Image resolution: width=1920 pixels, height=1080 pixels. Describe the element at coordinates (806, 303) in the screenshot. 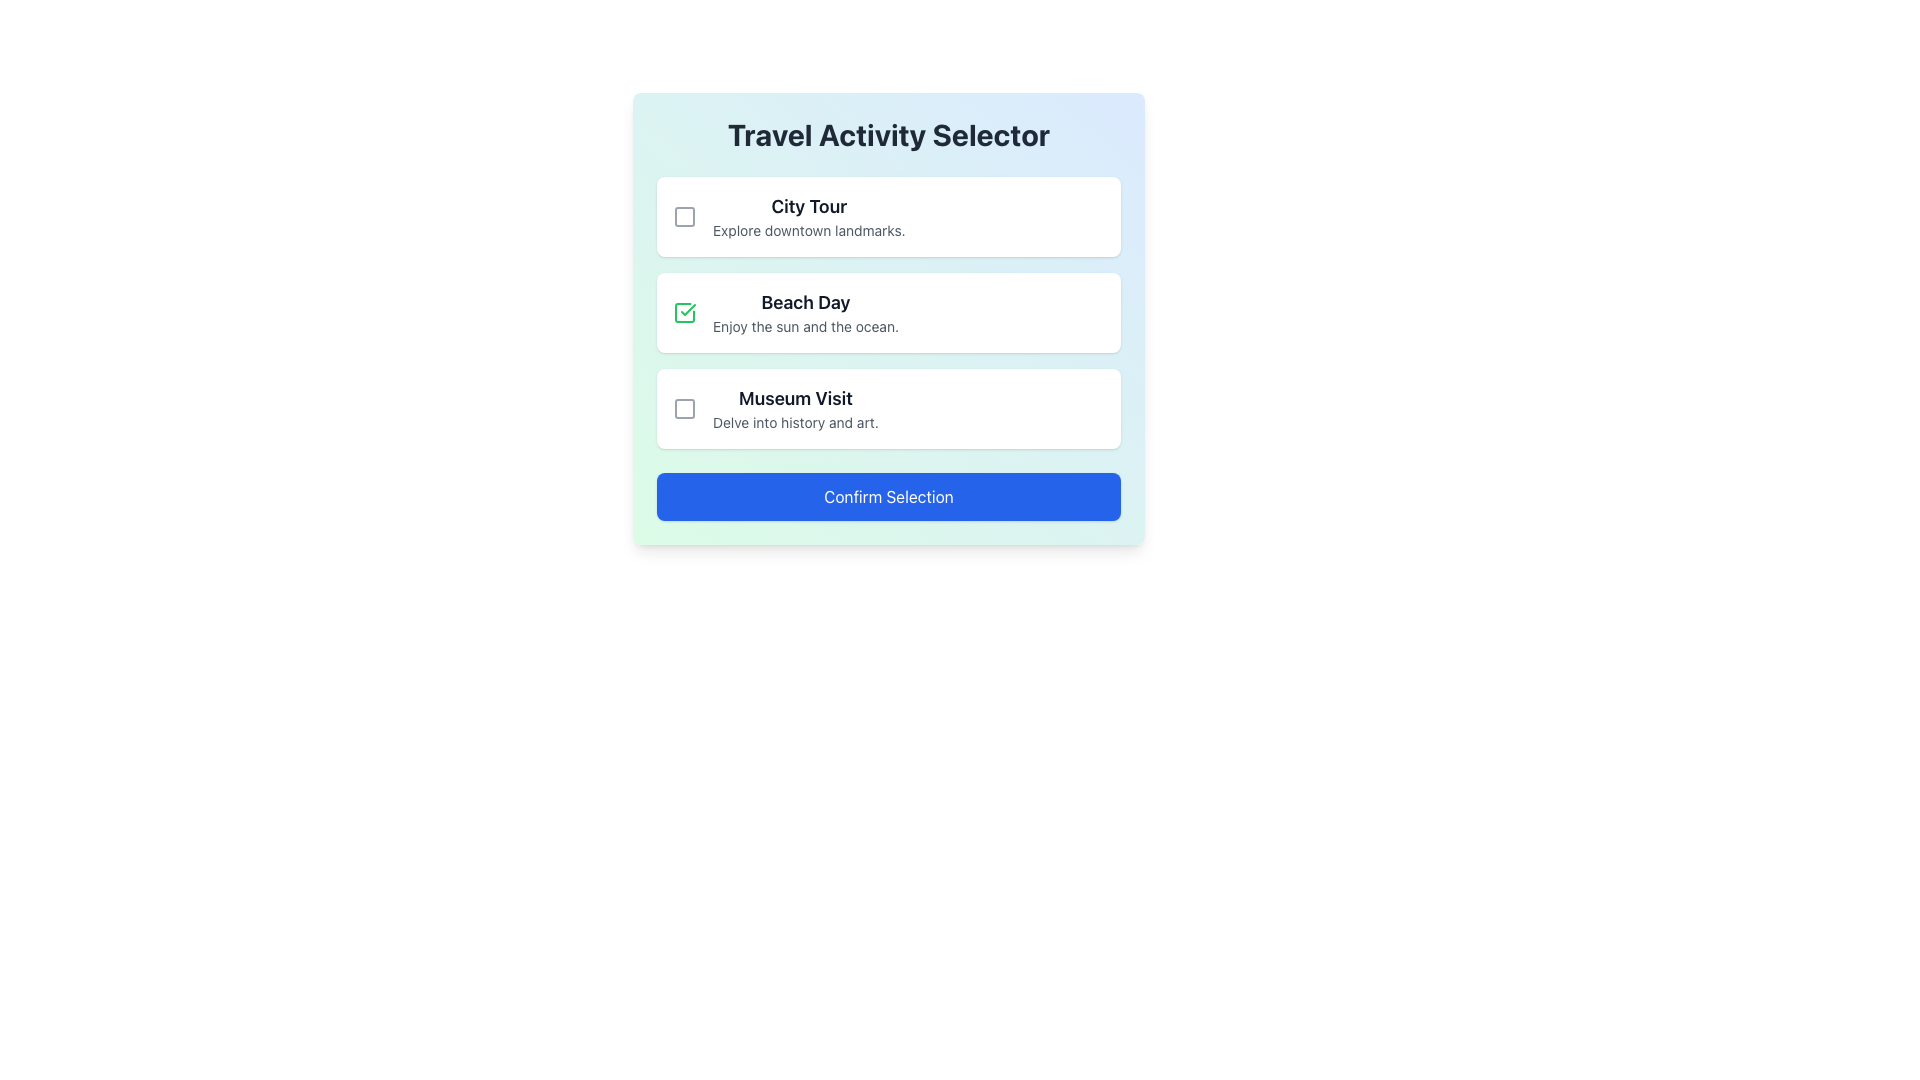

I see `the 'Beach Day' text label, which is displayed in bold and large font within the Travel Activity Selector section, located in the middle of the vertical list` at that location.